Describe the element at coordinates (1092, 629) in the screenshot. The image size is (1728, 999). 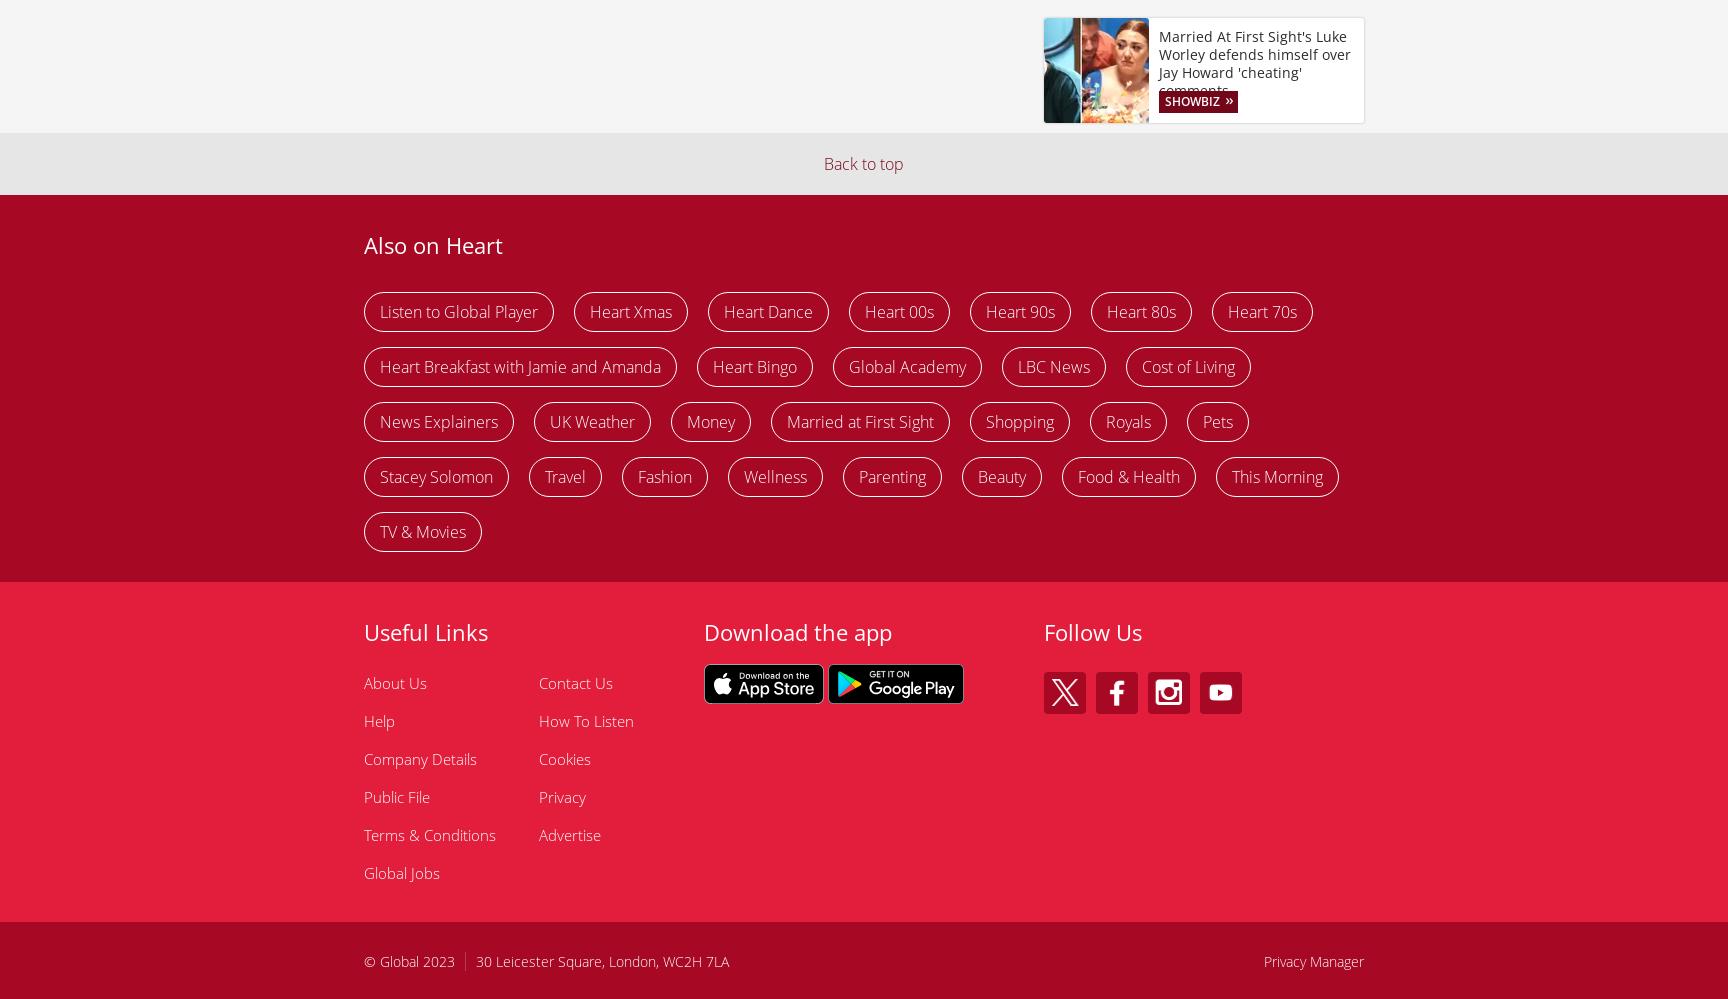
I see `'Follow Us'` at that location.